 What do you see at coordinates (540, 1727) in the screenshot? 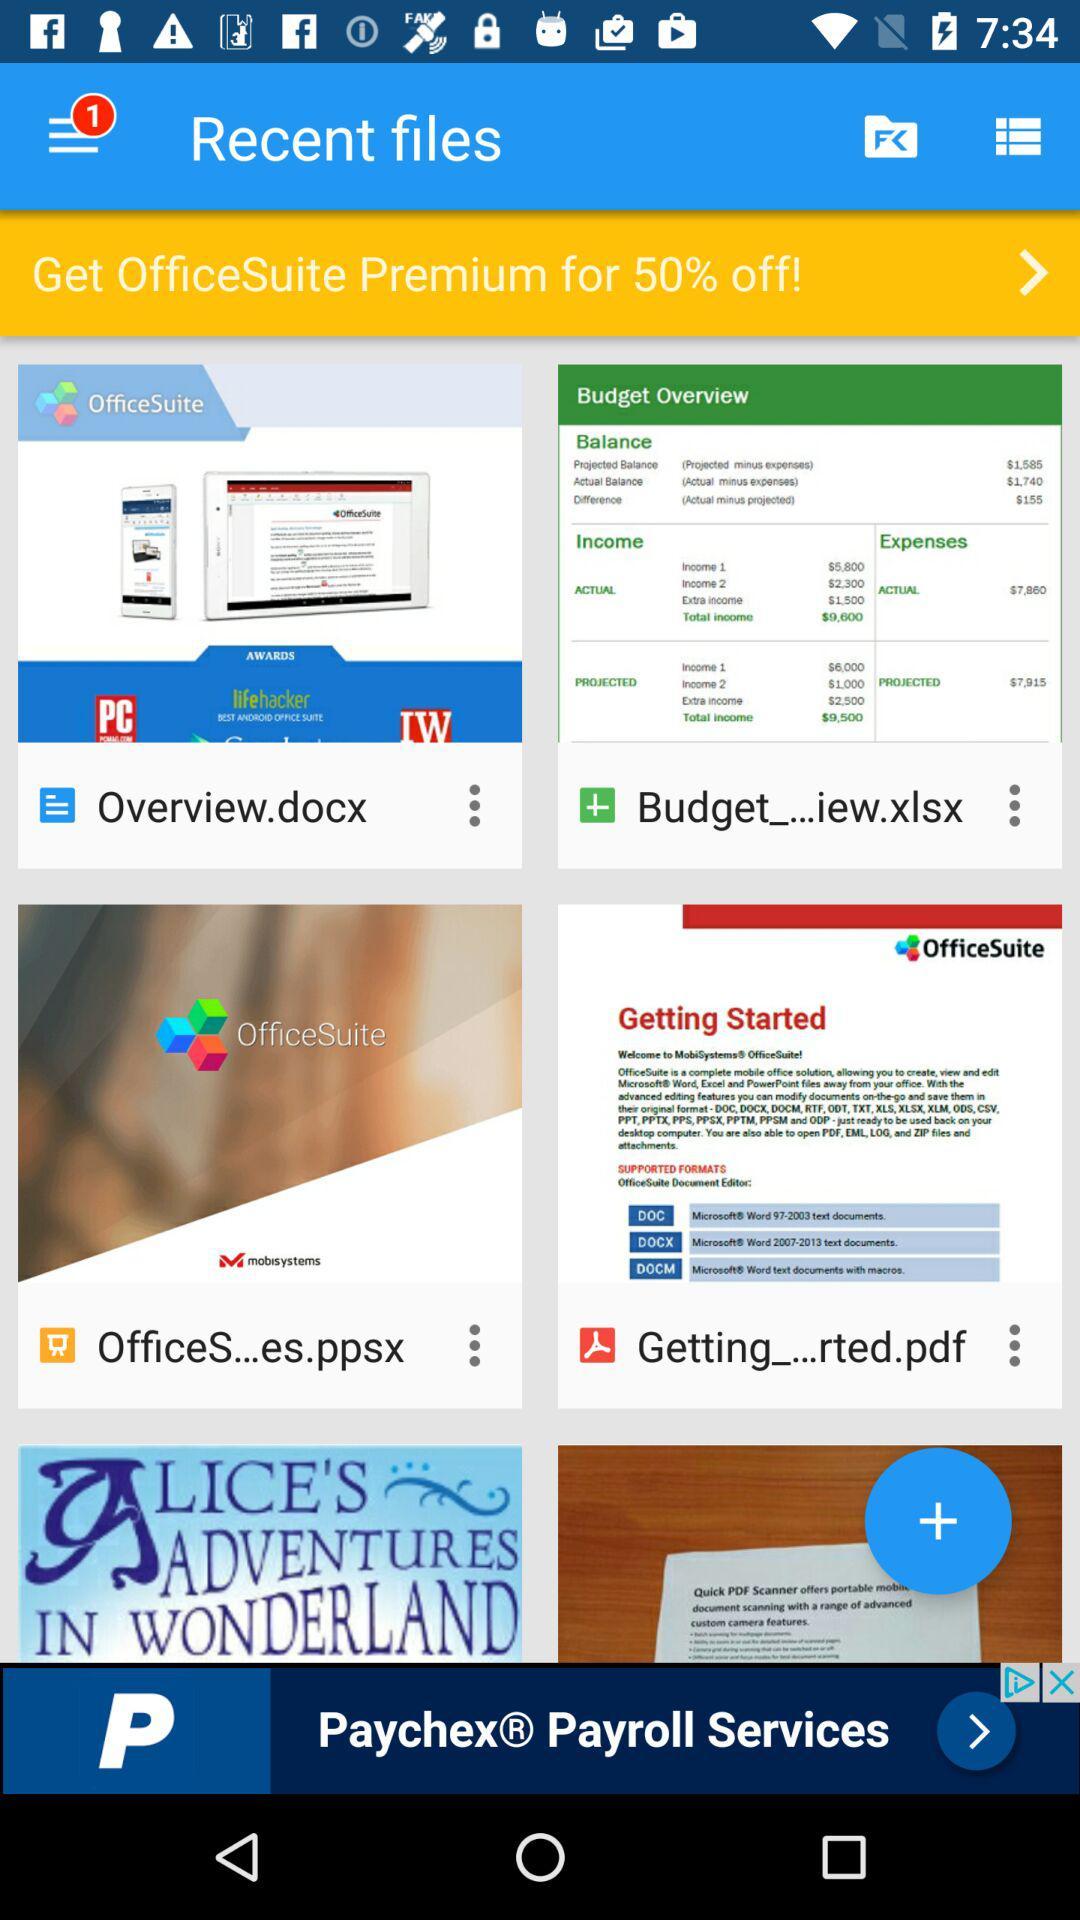
I see `go to paychex payroll services` at bounding box center [540, 1727].